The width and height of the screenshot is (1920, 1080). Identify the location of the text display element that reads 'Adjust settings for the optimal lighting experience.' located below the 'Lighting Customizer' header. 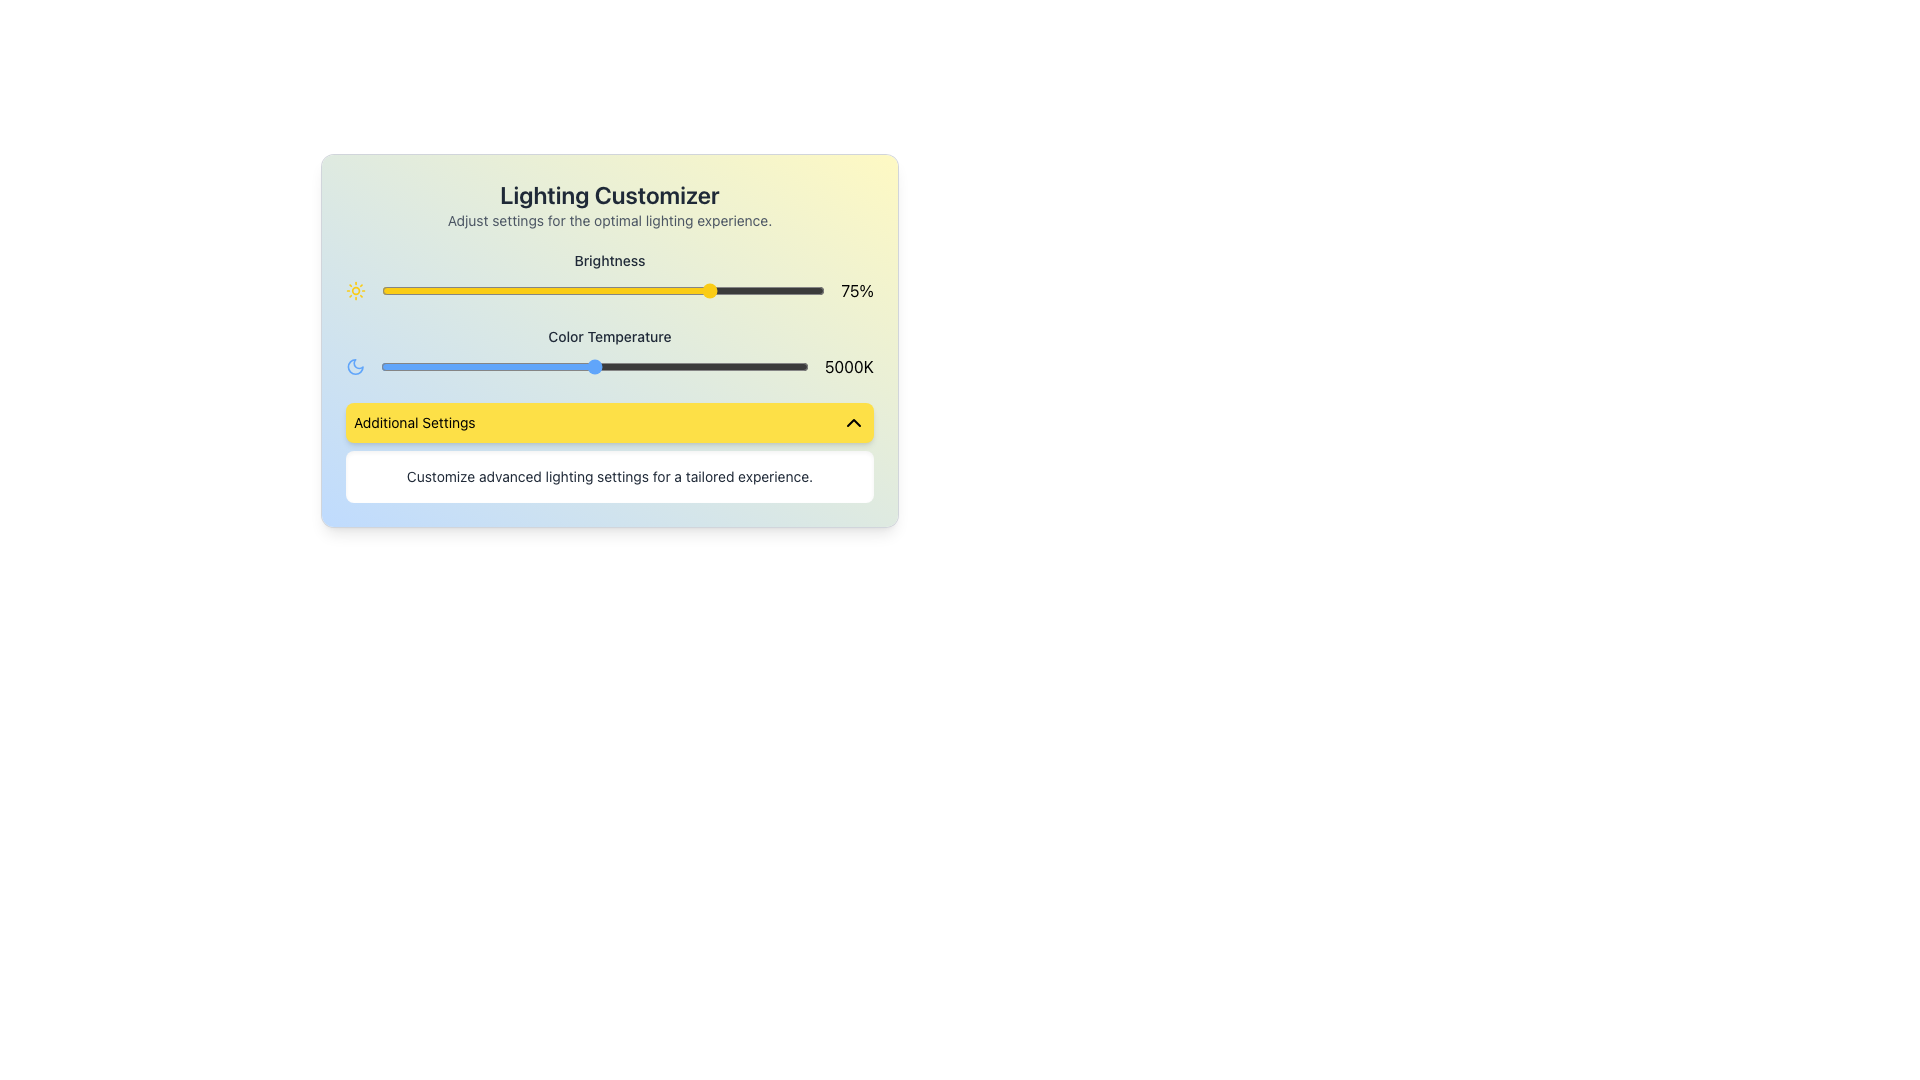
(608, 220).